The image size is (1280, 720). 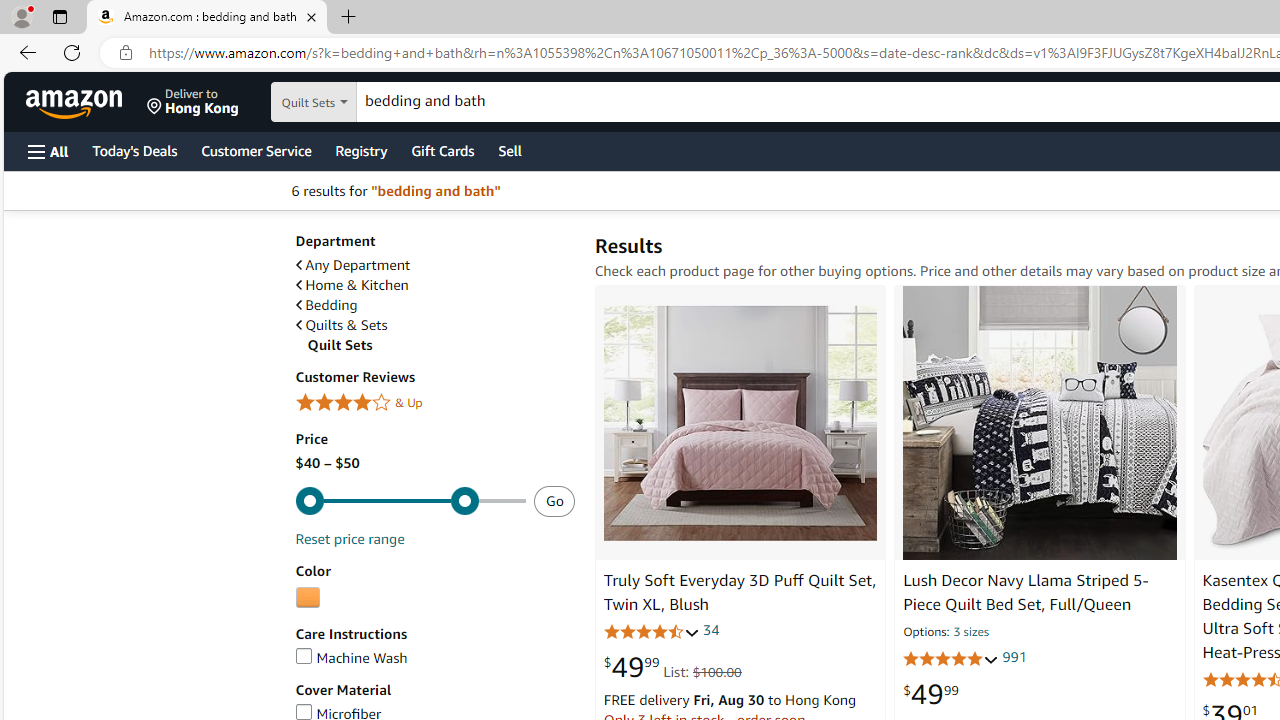 I want to click on 'Machine Wash', so click(x=351, y=658).